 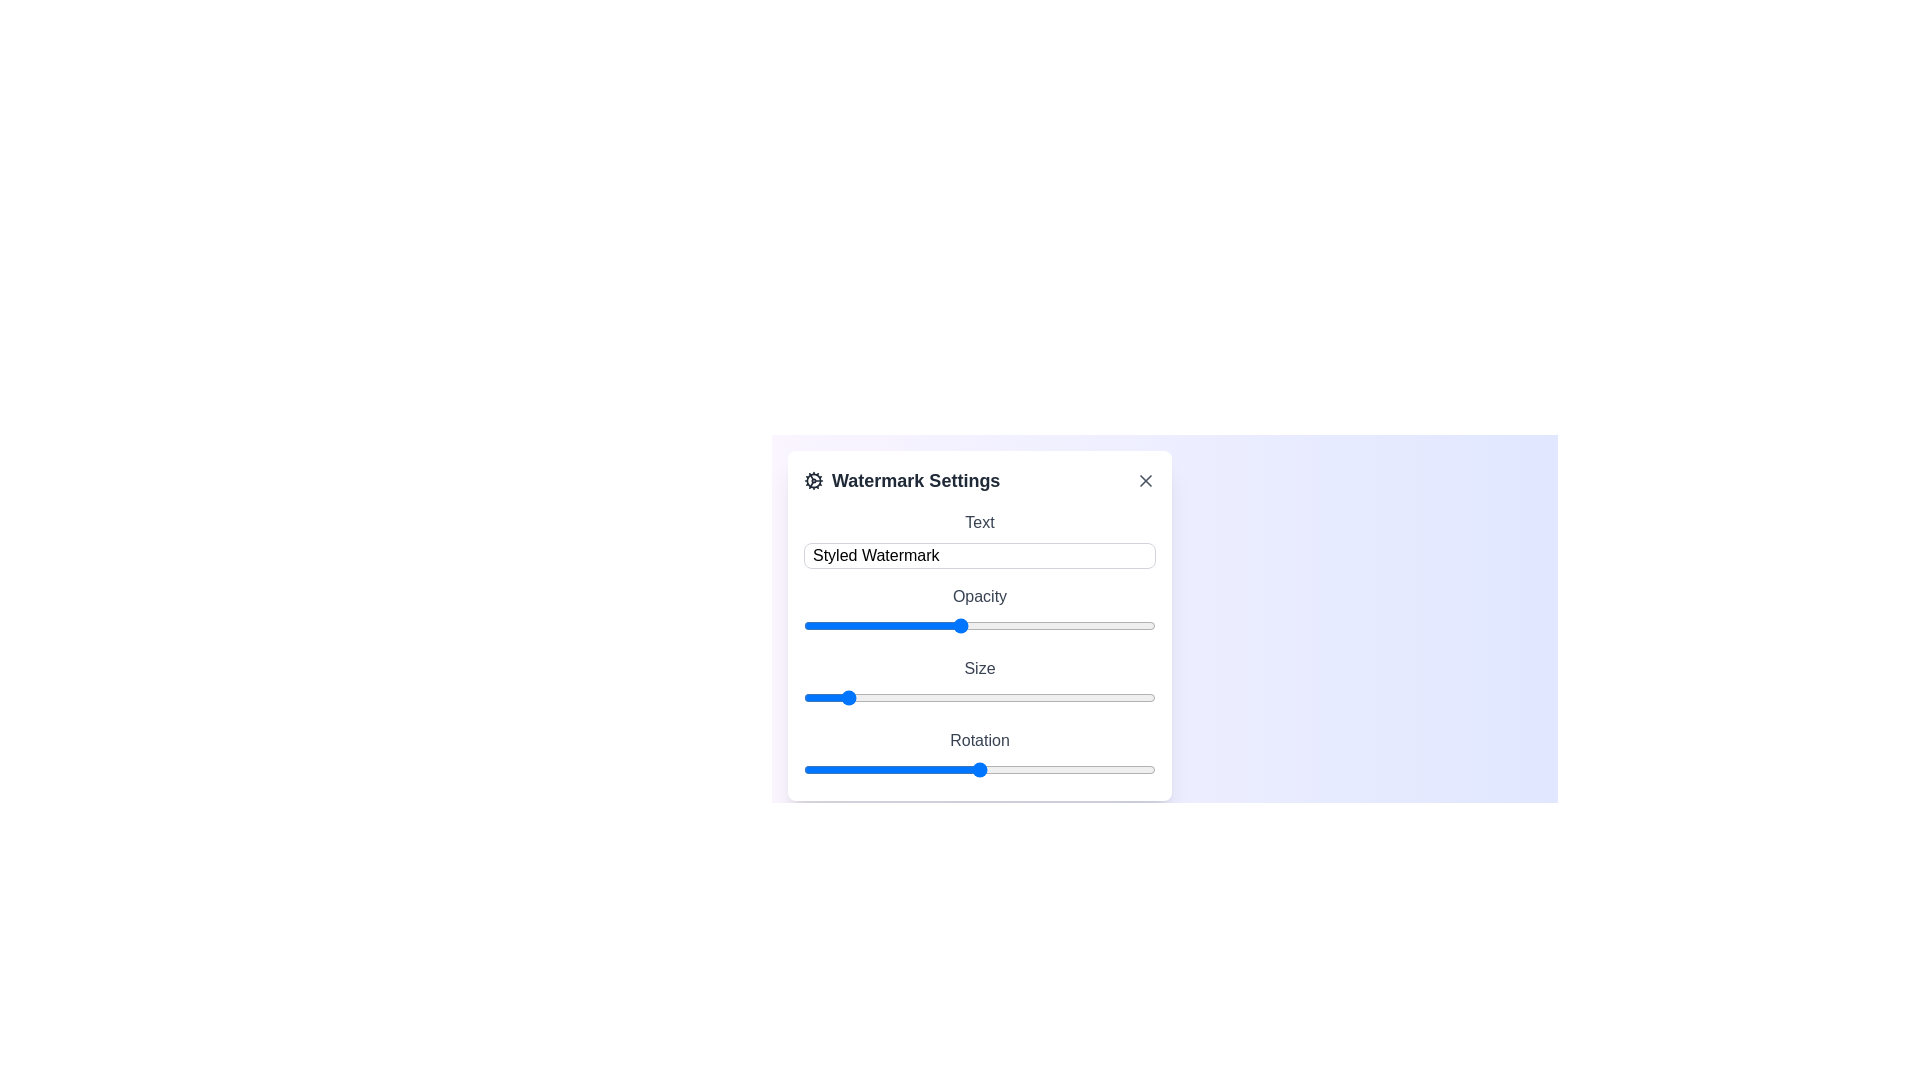 I want to click on the size, so click(x=1106, y=697).